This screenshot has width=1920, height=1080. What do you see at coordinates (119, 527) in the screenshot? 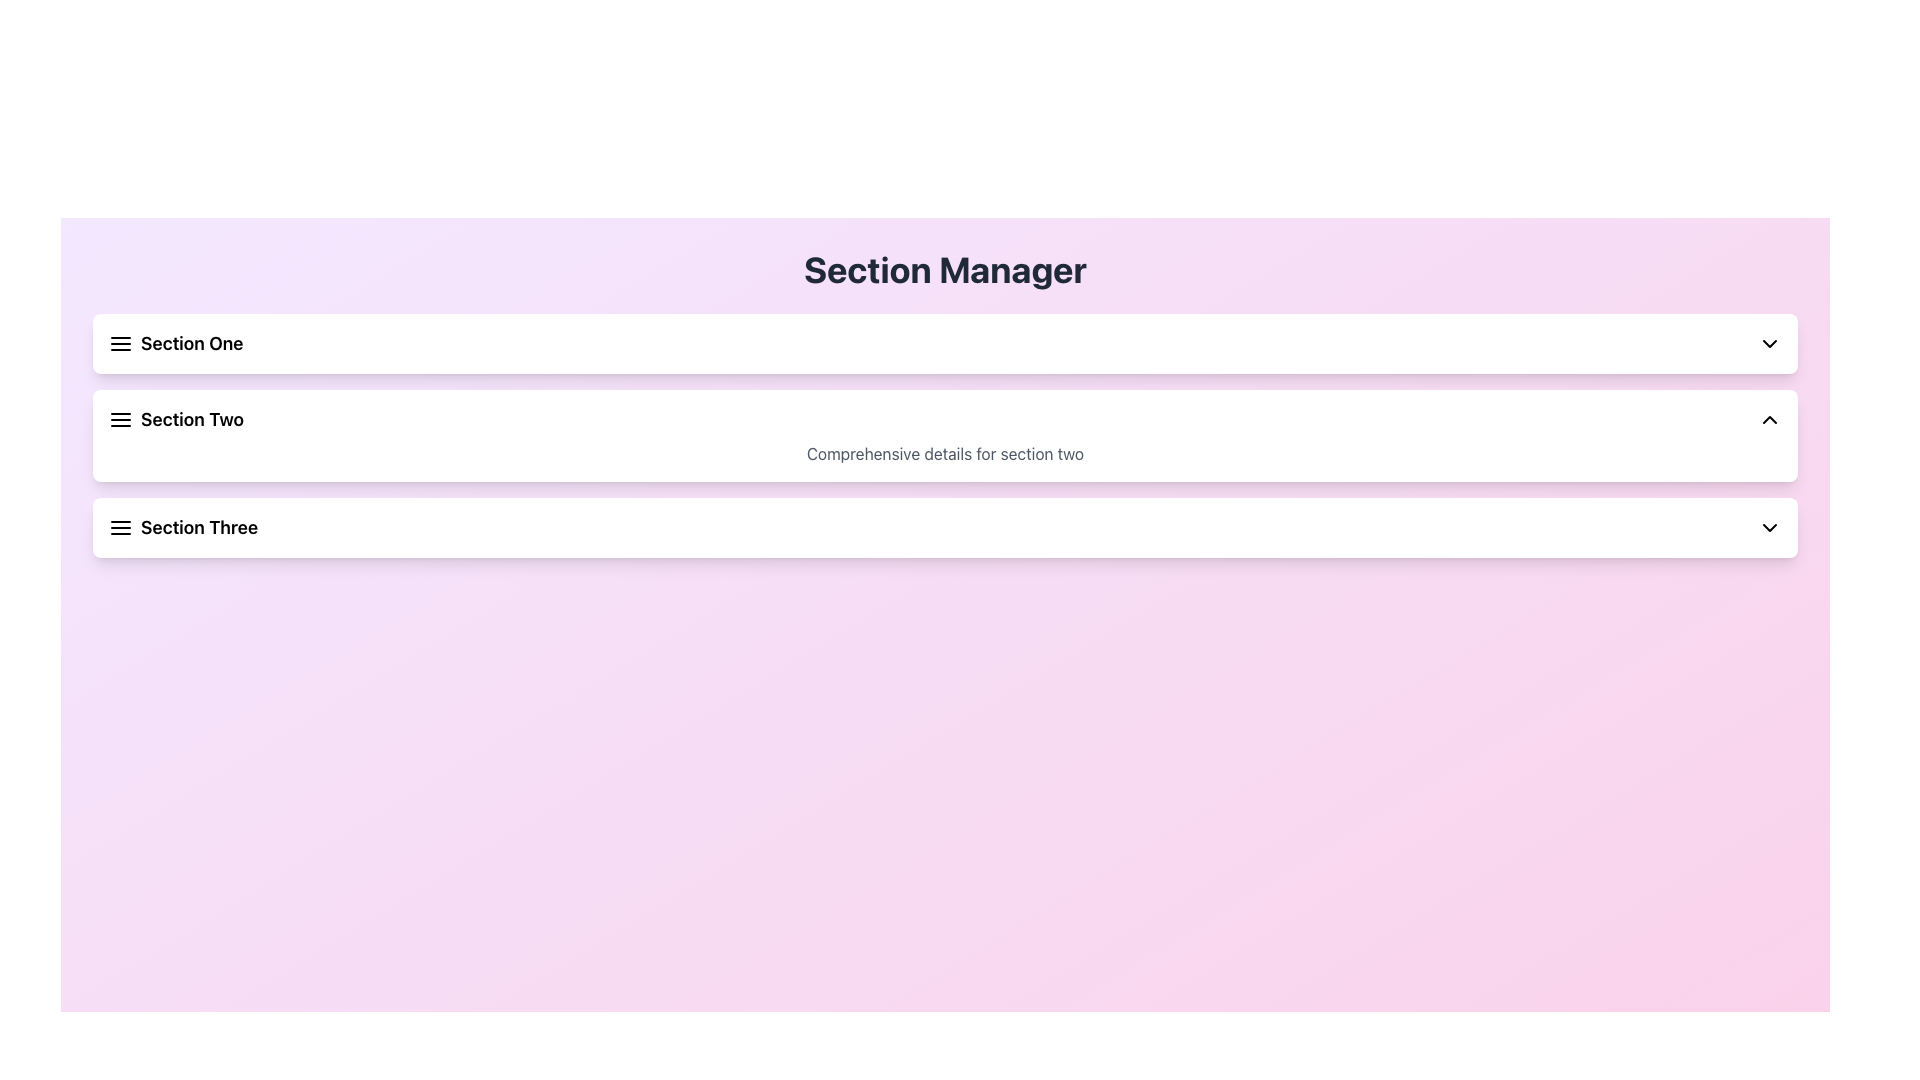
I see `the 'menu' or 'hamburger' icon located at the leftmost position of the 'Section Three' header, immediately preceding the text label 'Section Three'` at bounding box center [119, 527].